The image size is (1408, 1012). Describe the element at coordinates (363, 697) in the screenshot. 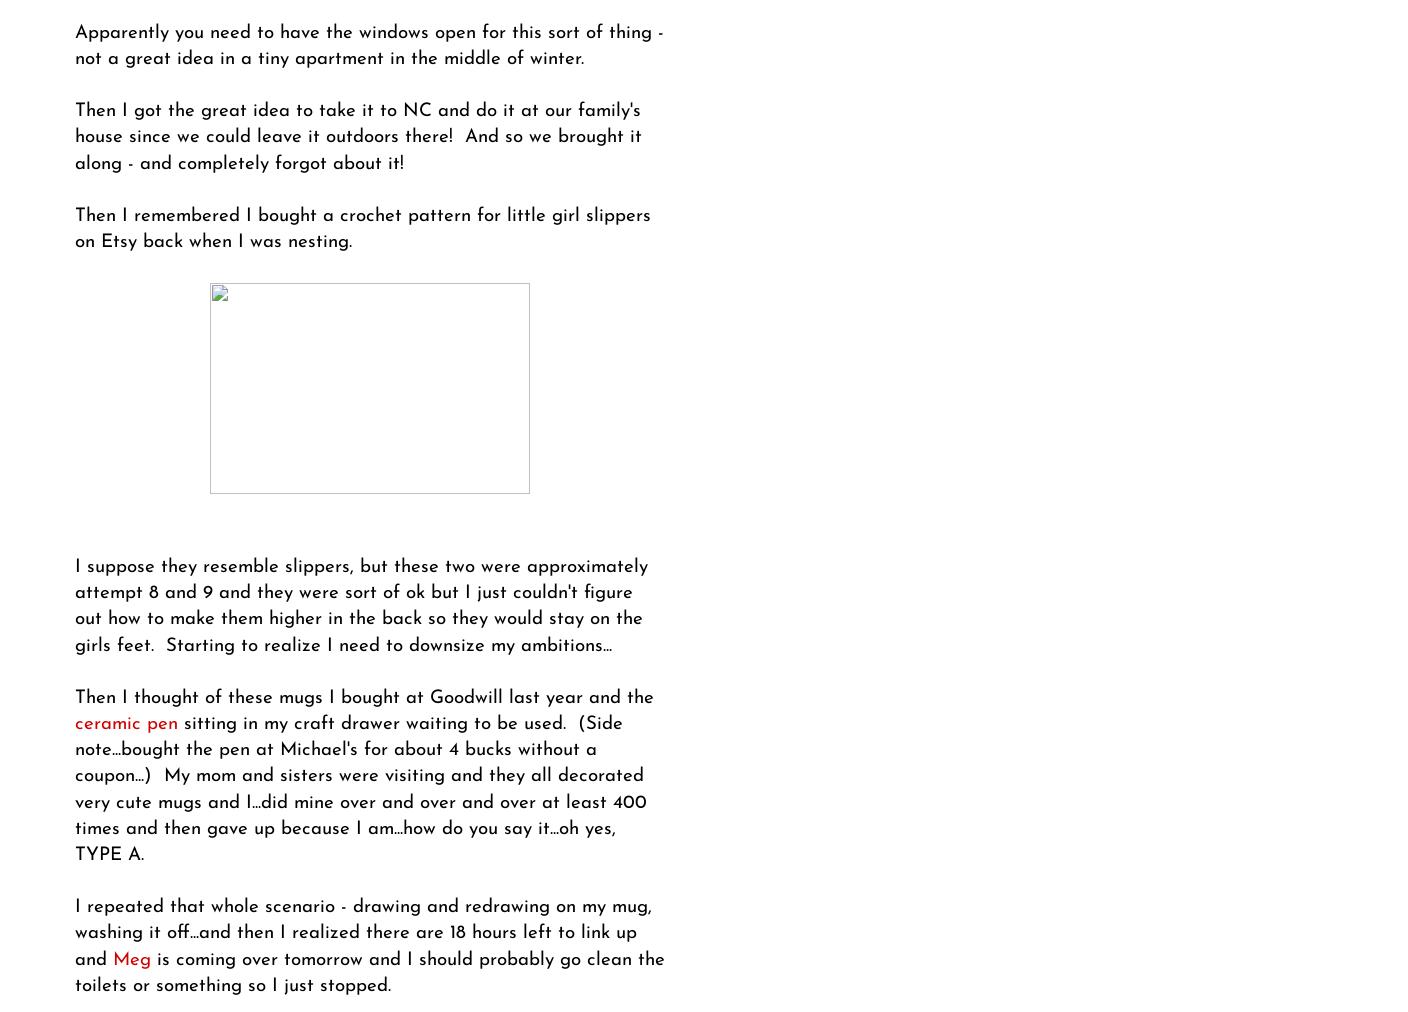

I see `'Then I thought of these mugs I bought at Goodwill last year and the'` at that location.